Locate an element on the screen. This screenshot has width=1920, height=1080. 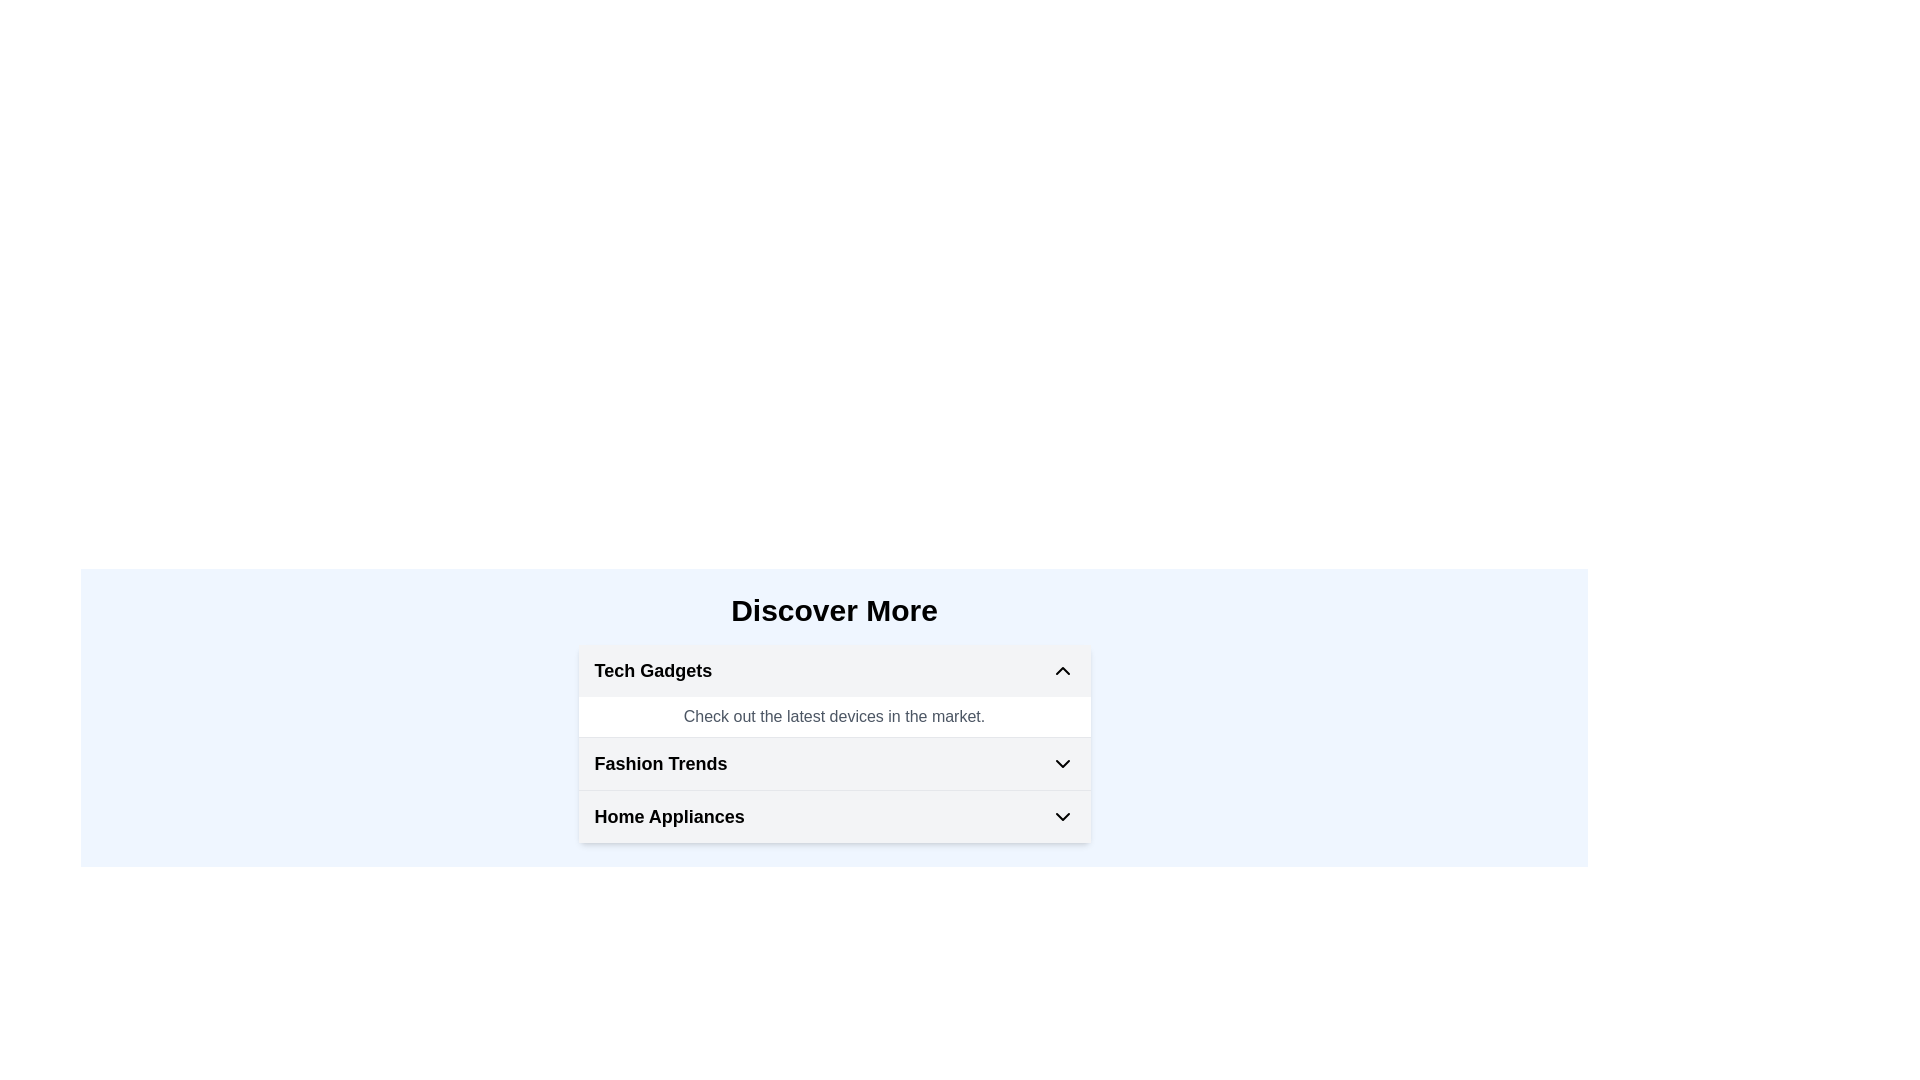
text label that displays 'Check out the latest devices in the market.' located below the 'Tech Gadgets' header is located at coordinates (834, 716).